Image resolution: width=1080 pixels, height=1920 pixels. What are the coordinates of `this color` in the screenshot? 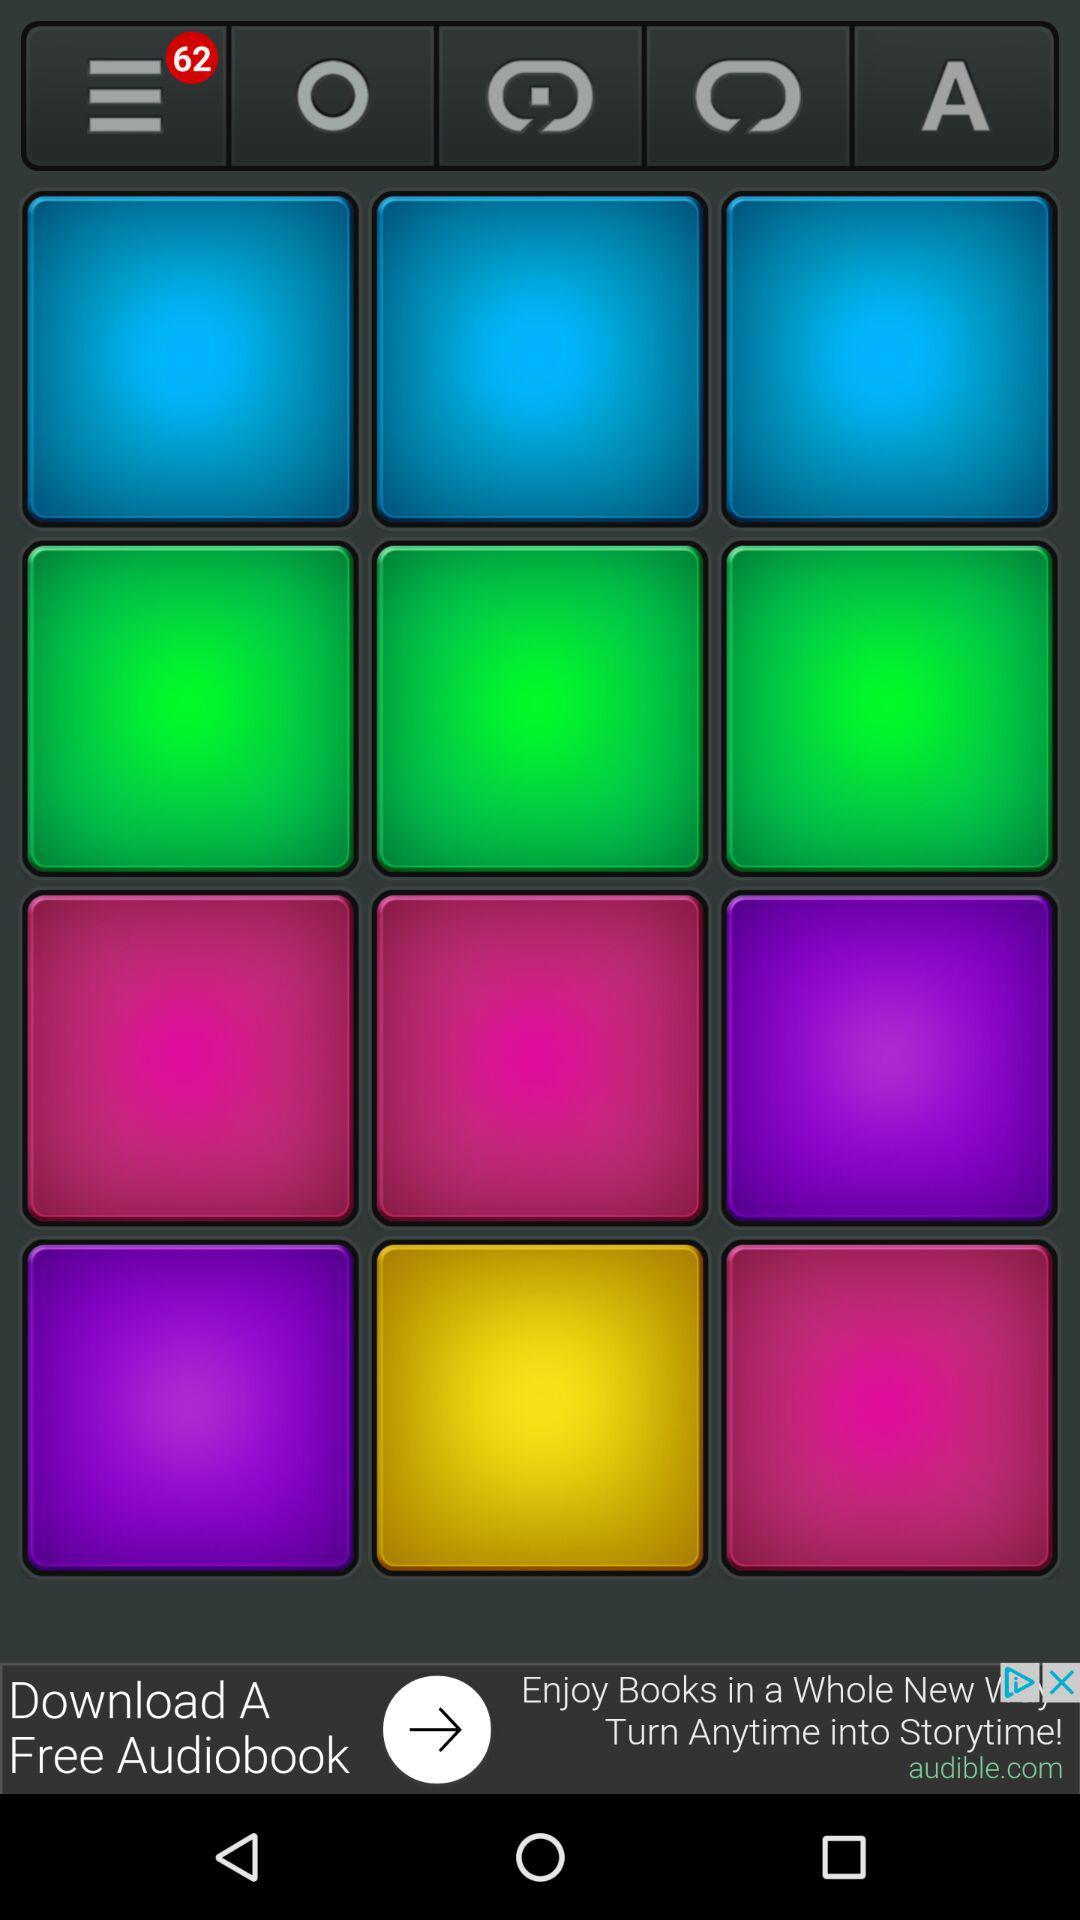 It's located at (540, 1057).